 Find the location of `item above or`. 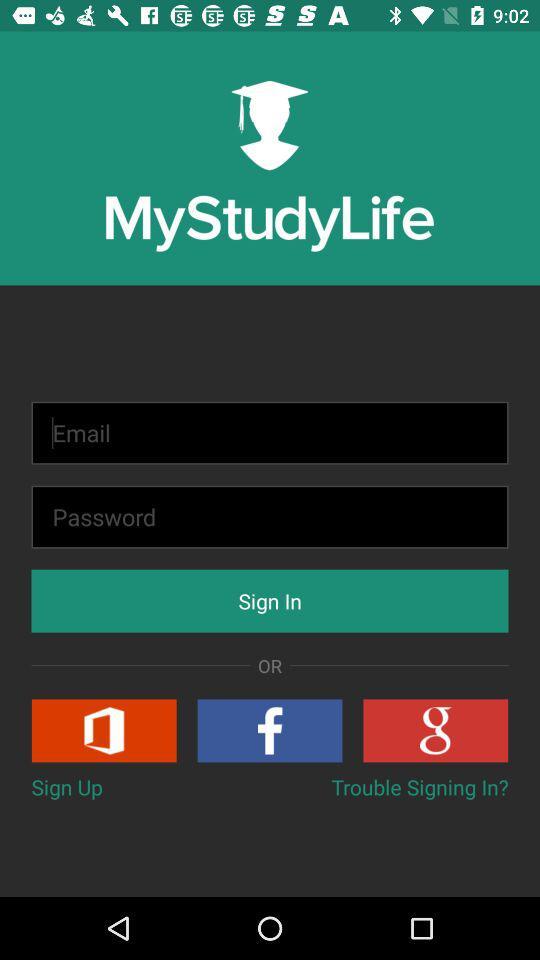

item above or is located at coordinates (270, 600).